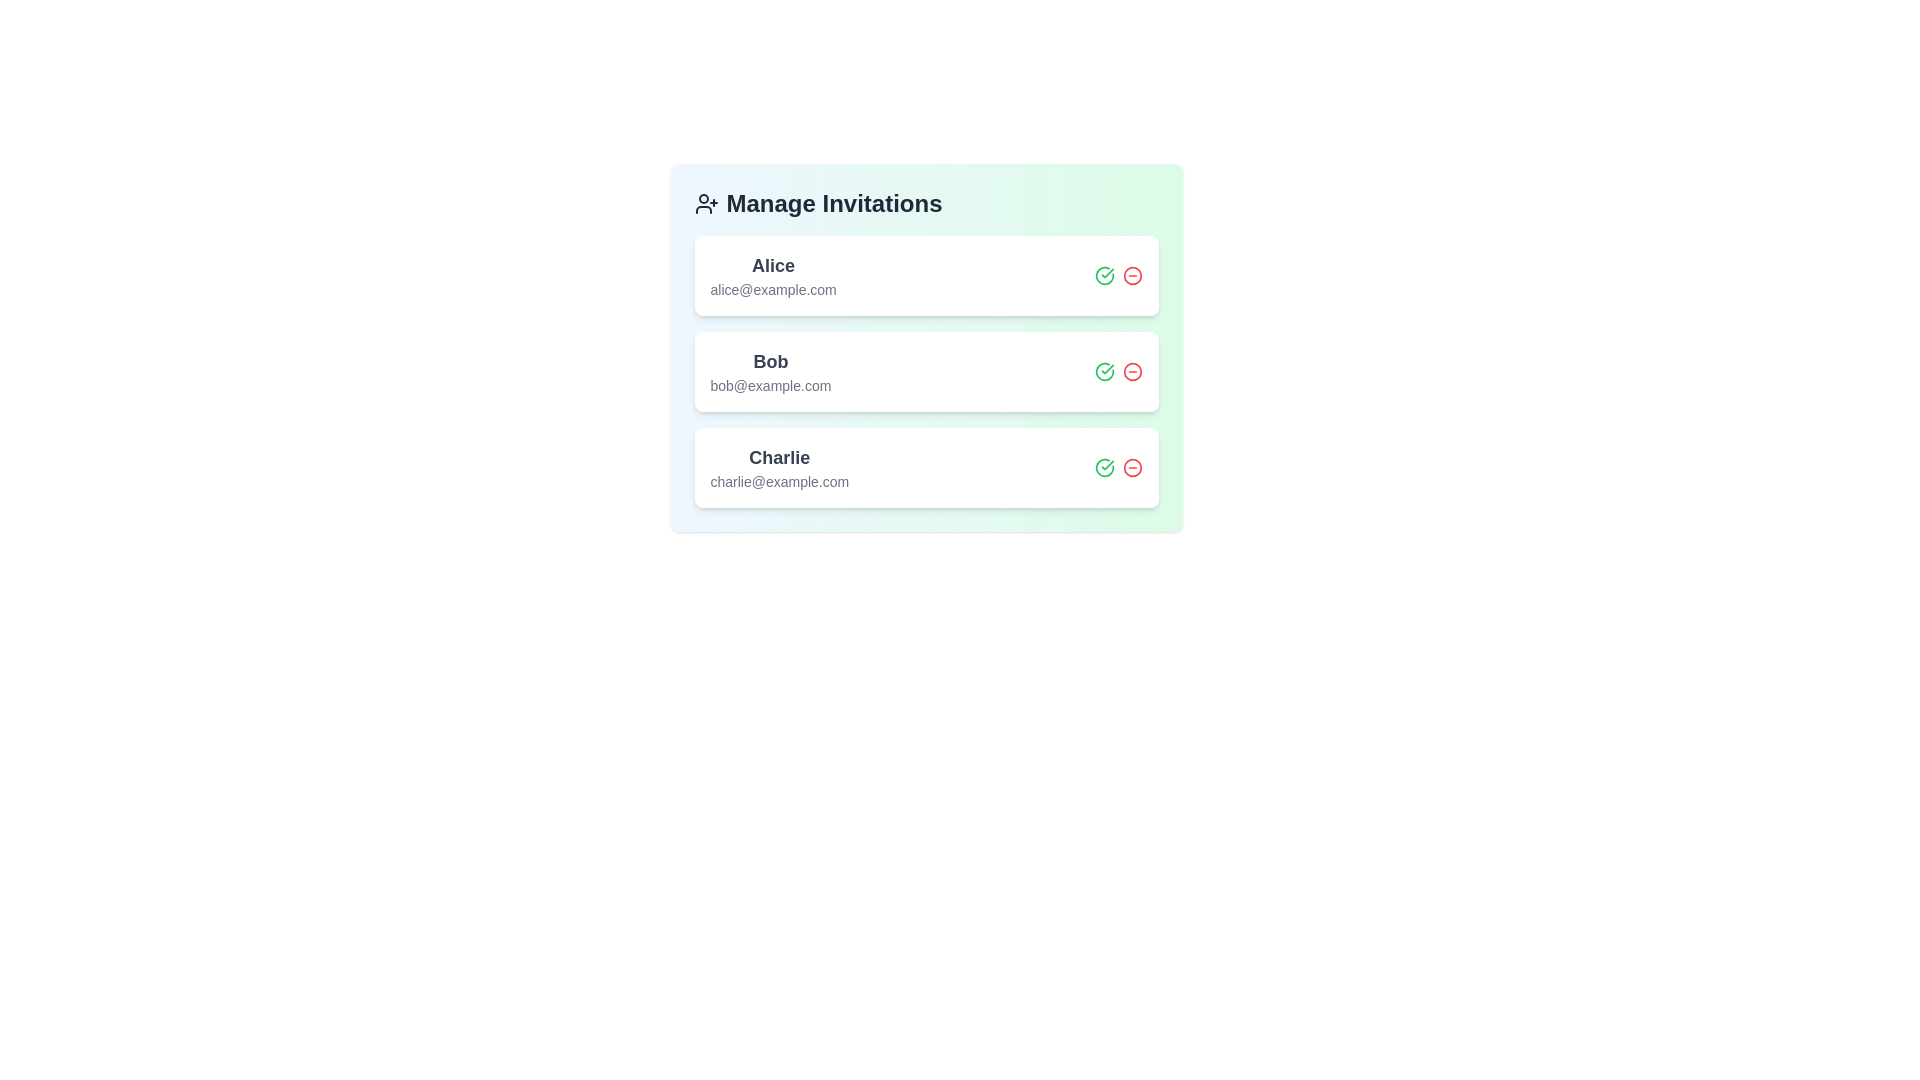  I want to click on invite button for the user with email charlie@example.com, so click(1103, 467).